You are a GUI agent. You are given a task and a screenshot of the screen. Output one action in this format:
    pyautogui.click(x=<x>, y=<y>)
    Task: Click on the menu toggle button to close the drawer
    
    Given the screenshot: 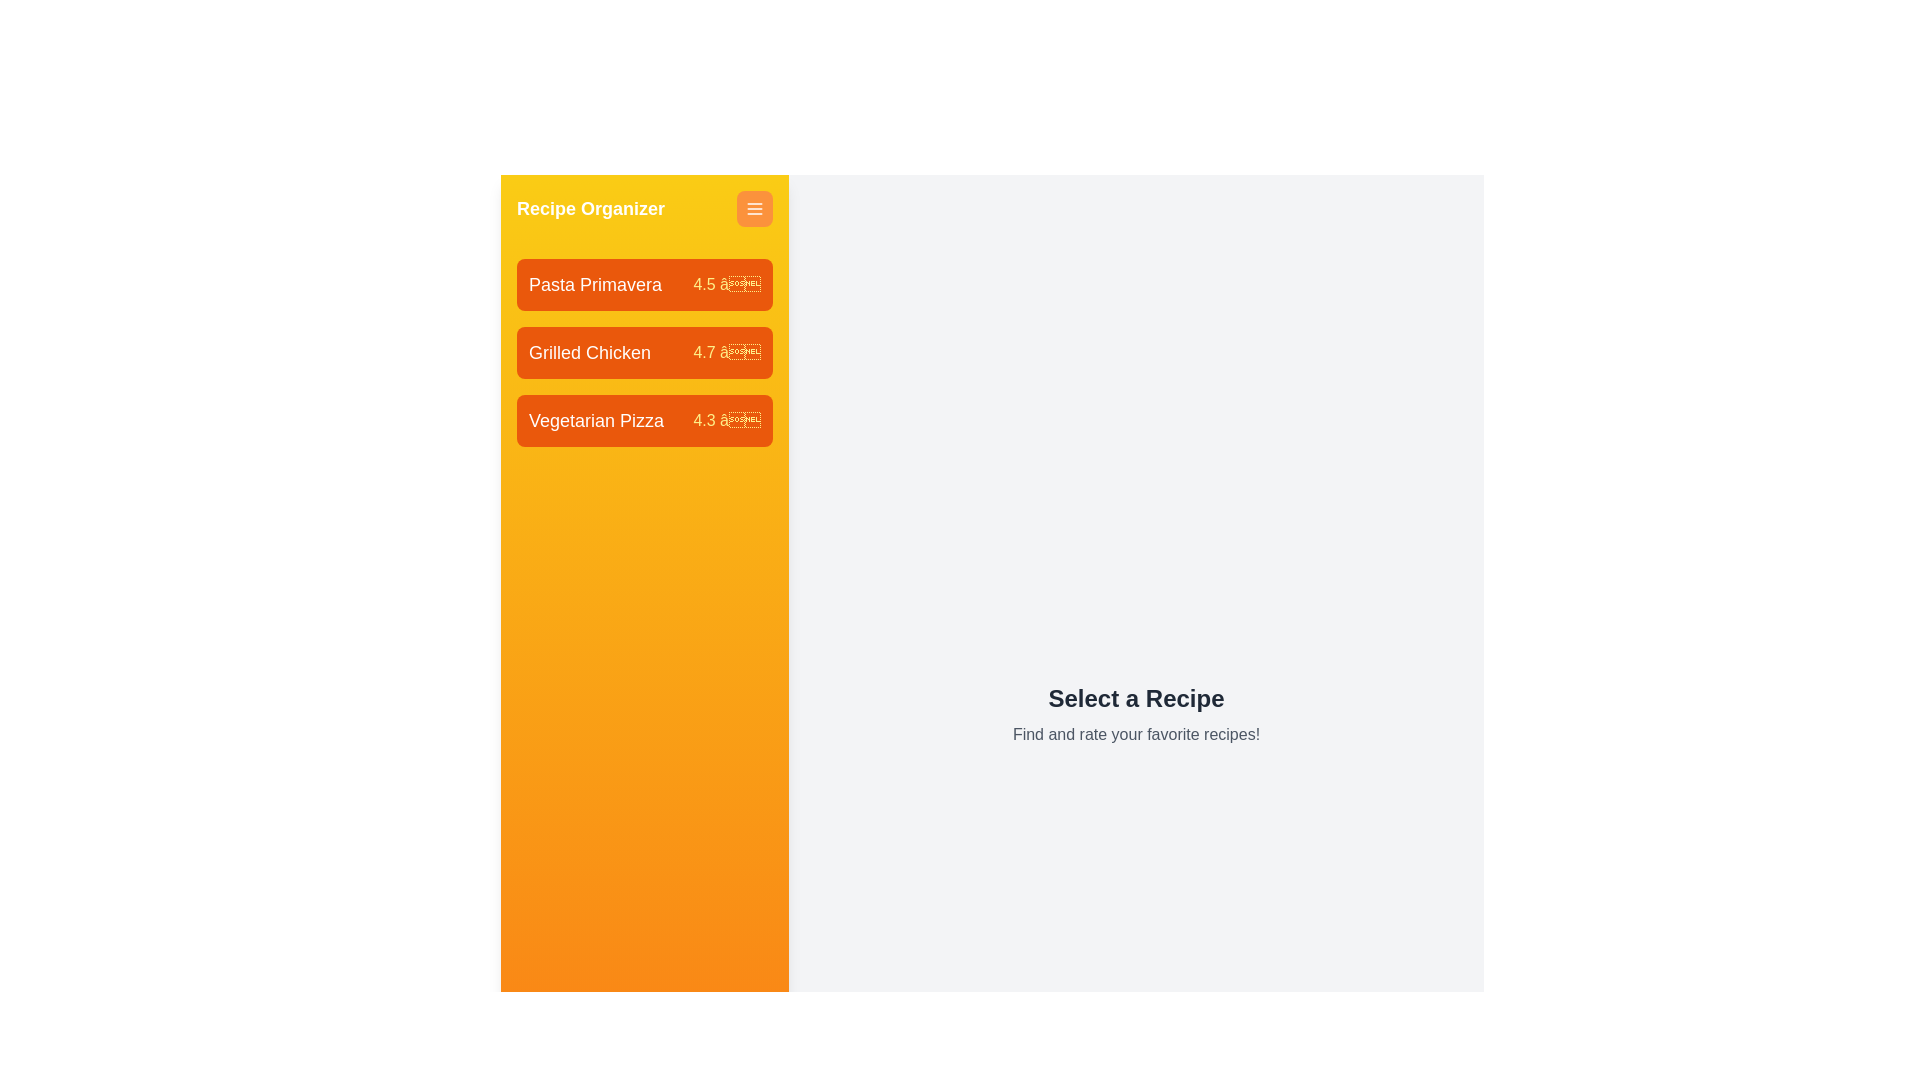 What is the action you would take?
    pyautogui.click(x=753, y=208)
    